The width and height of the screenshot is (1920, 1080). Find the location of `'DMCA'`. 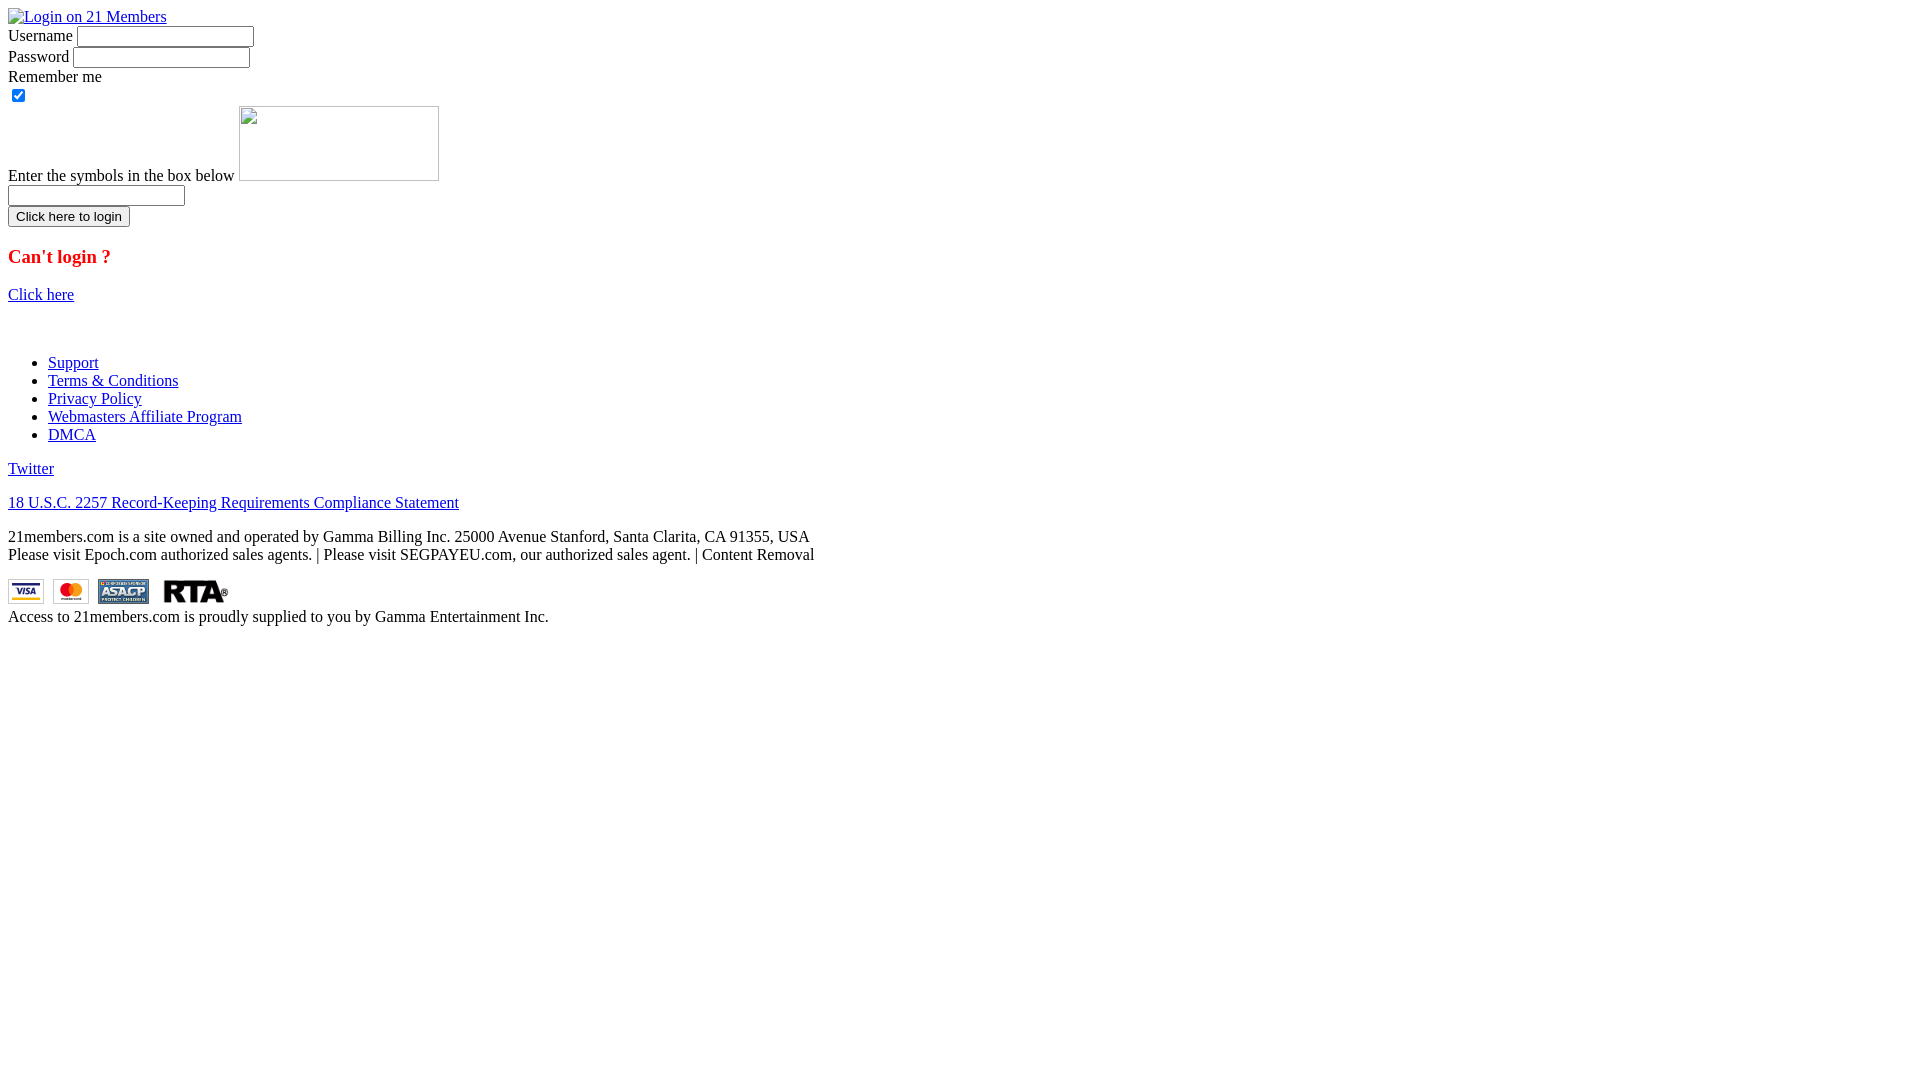

'DMCA' is located at coordinates (72, 433).